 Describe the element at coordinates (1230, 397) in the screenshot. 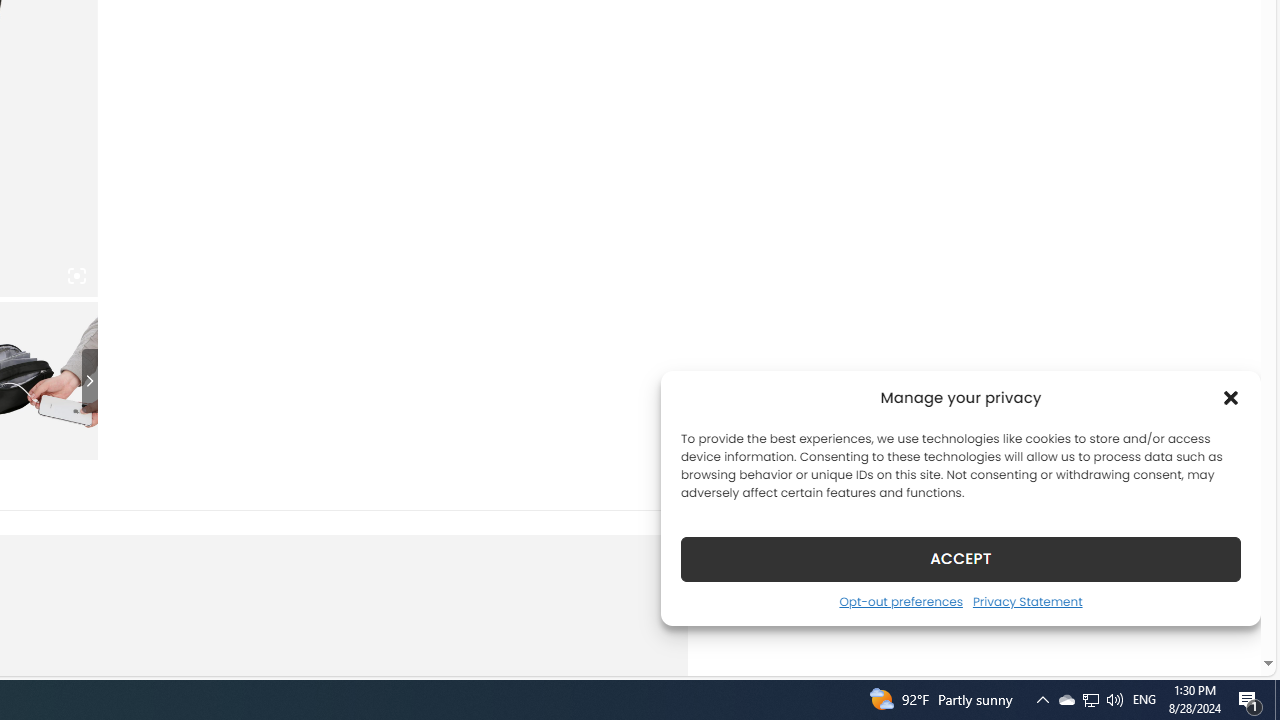

I see `'Class: cmplz-close'` at that location.